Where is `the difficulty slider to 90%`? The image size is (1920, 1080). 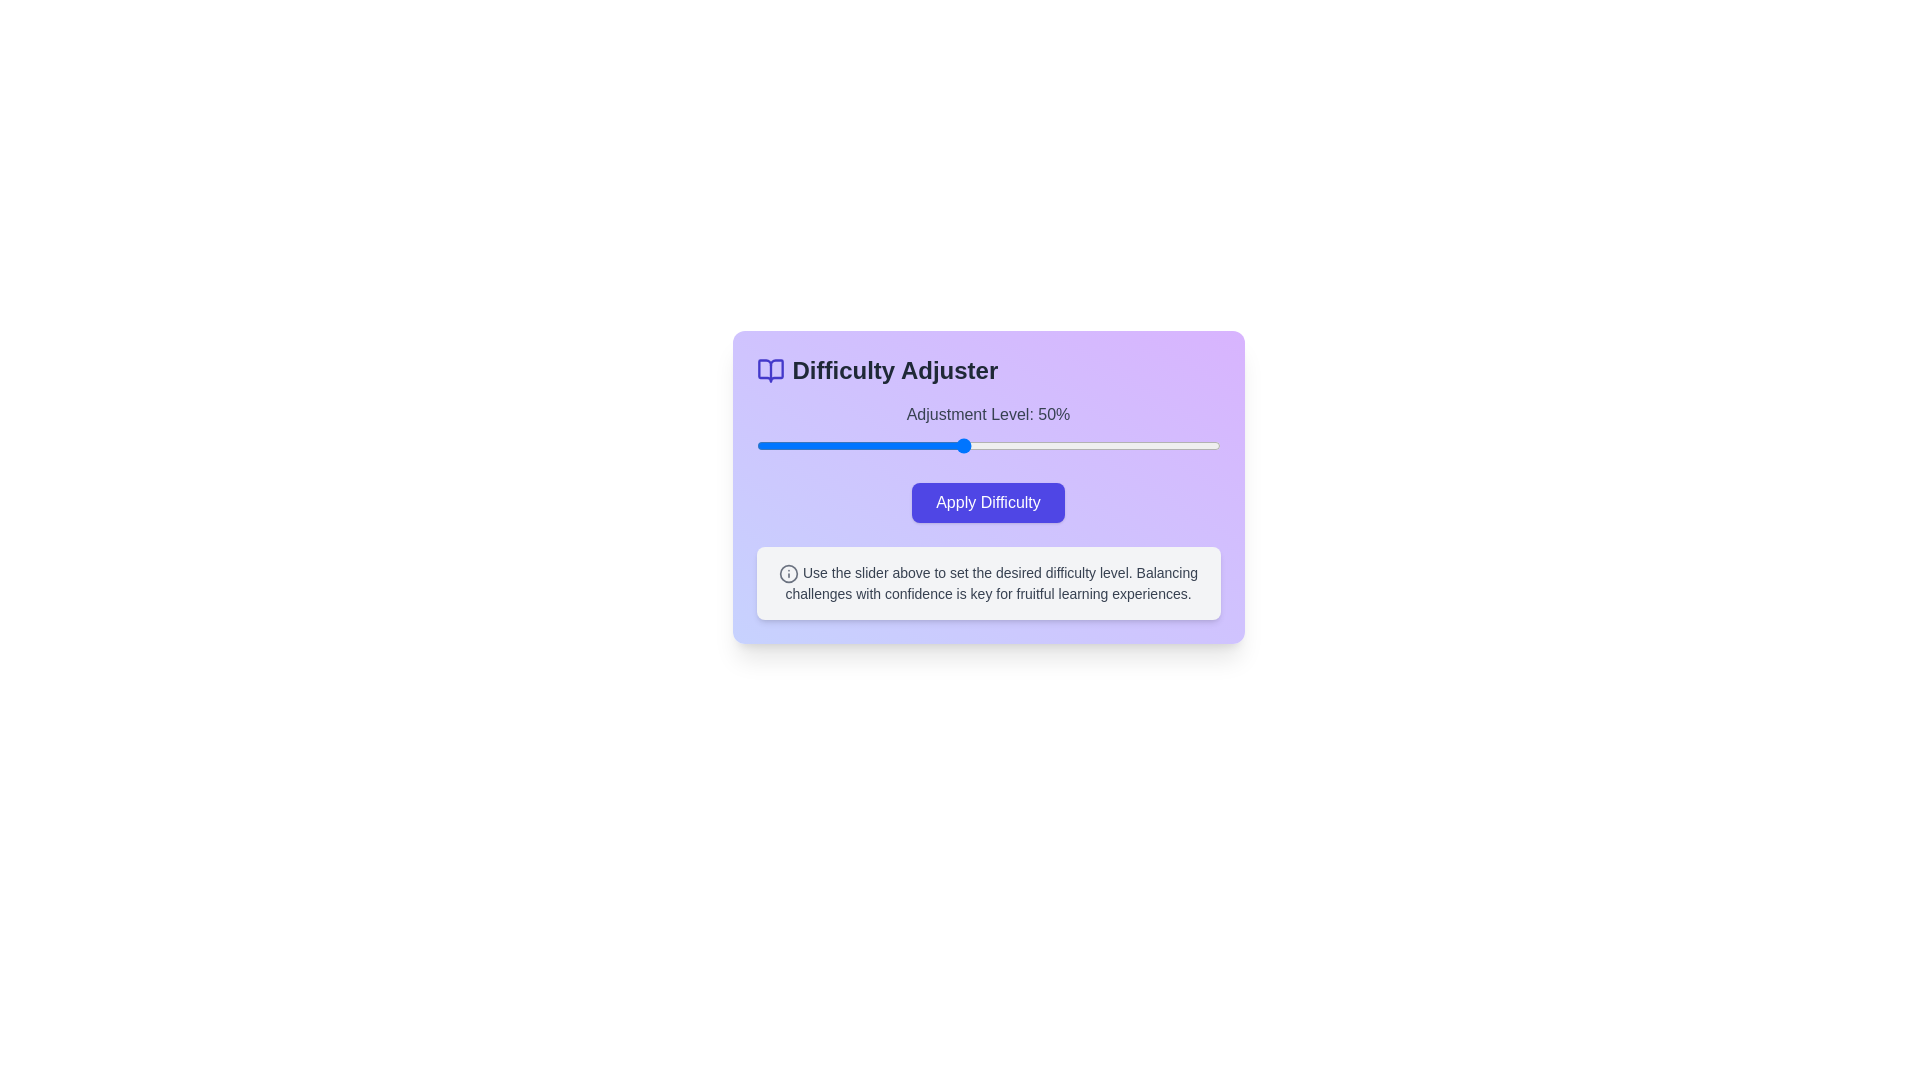
the difficulty slider to 90% is located at coordinates (1168, 445).